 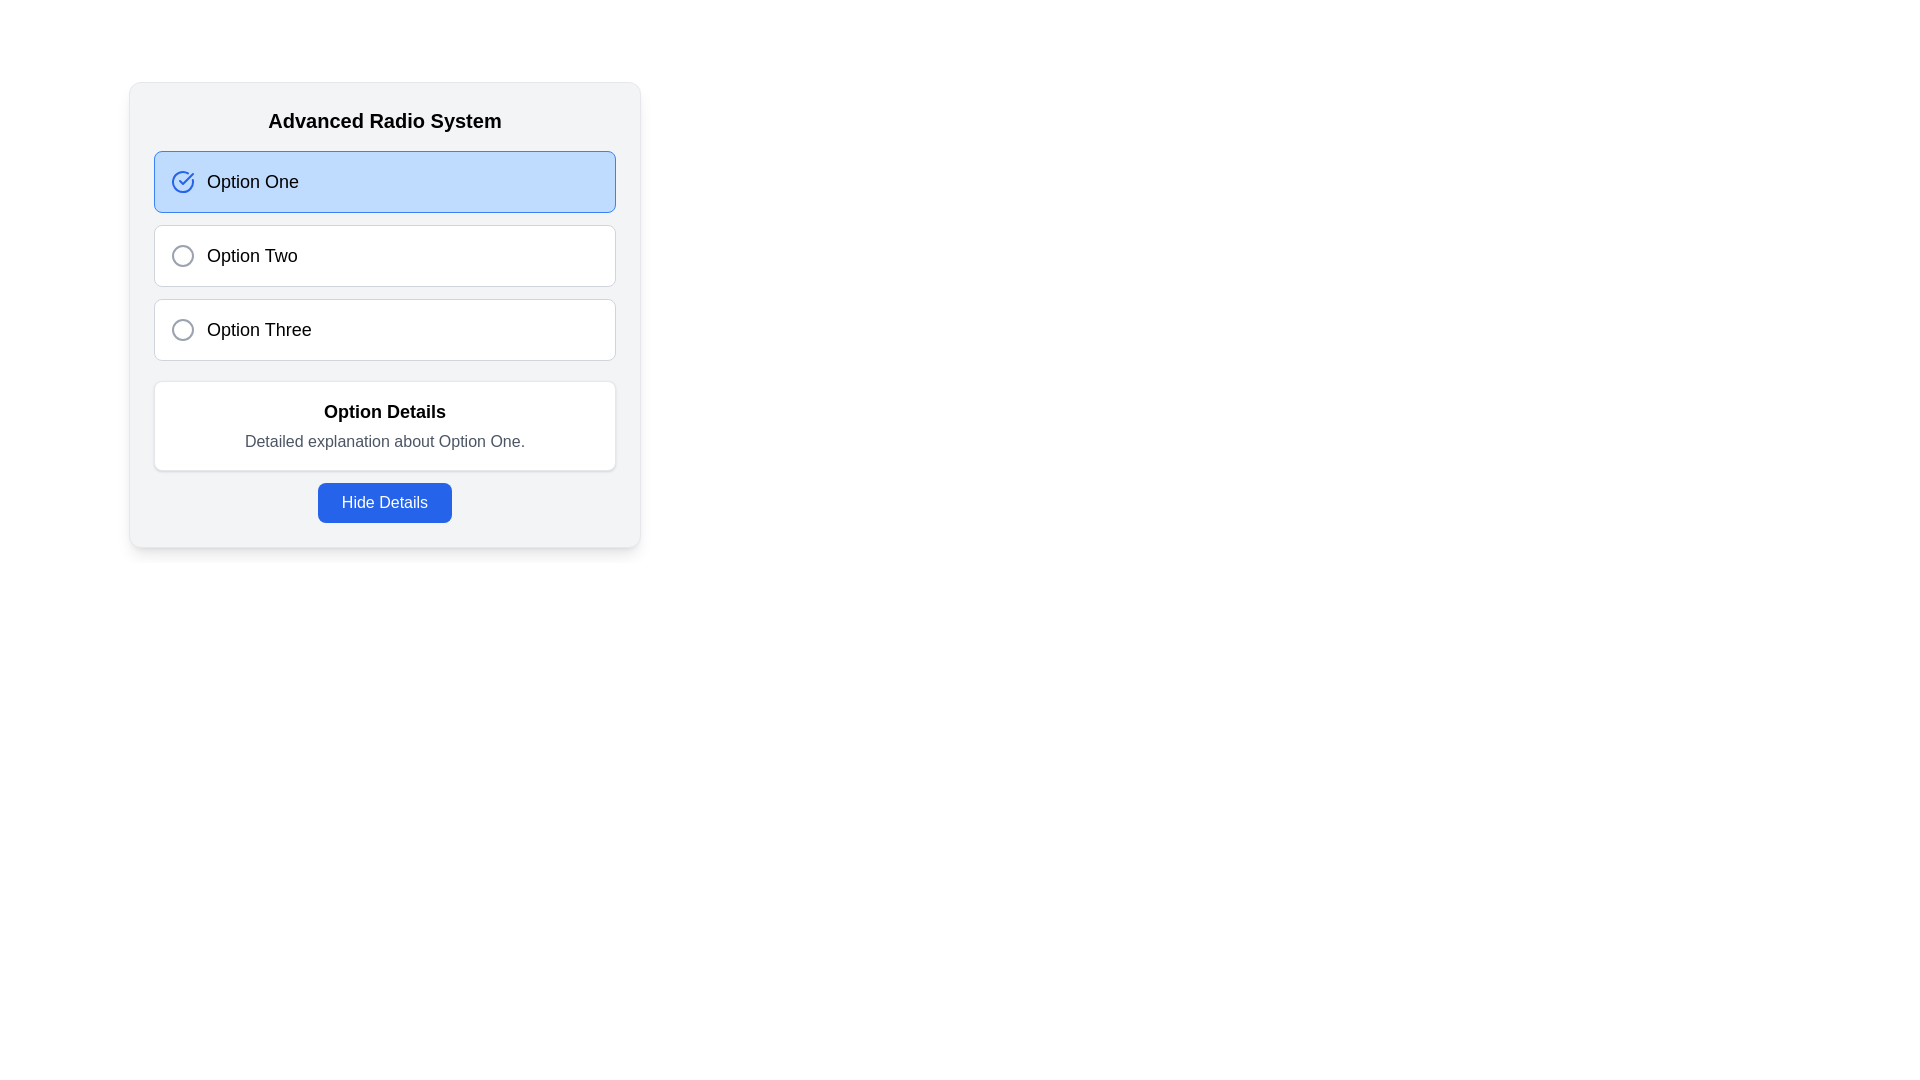 I want to click on the 'Hide Details' button, which is a rectangular button with white text on a blue background, located at the bottom of the 'Advanced Radio System' panel, so click(x=384, y=501).